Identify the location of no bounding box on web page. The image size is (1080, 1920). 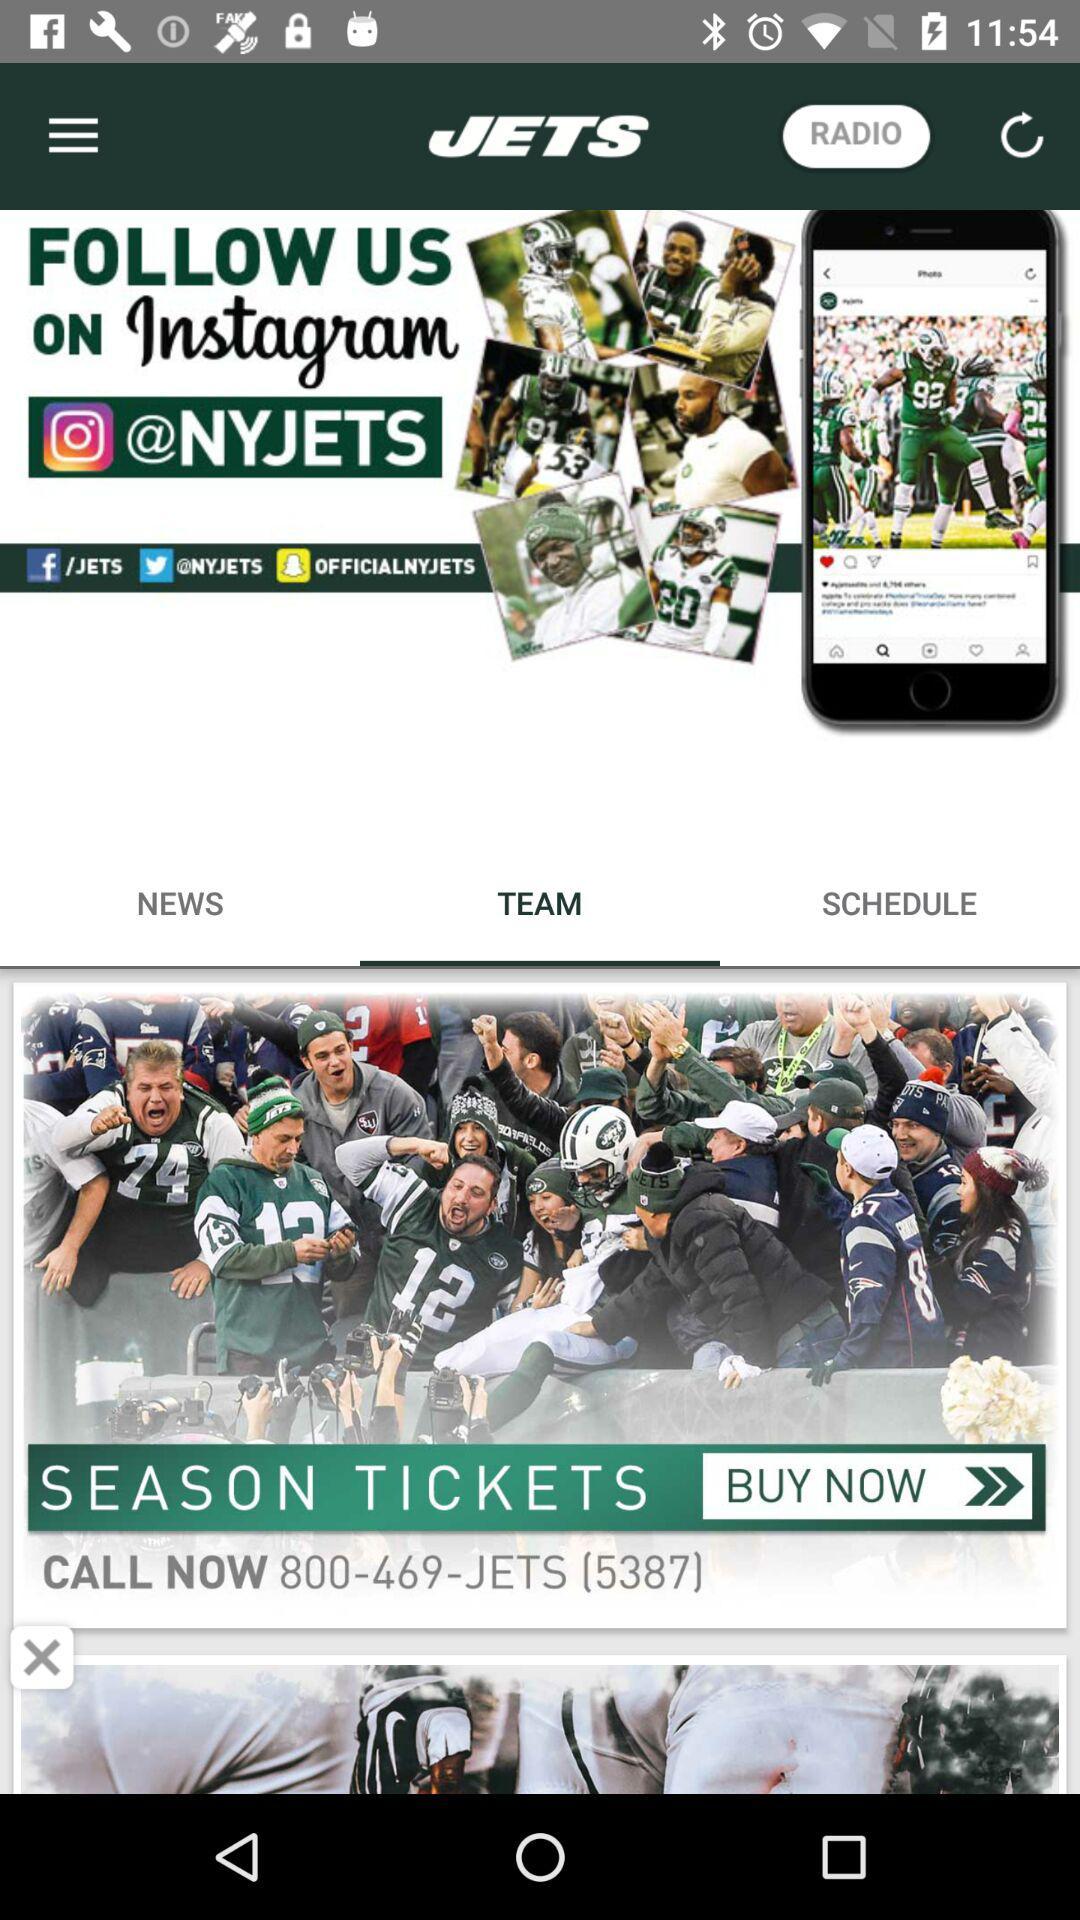
(540, 901).